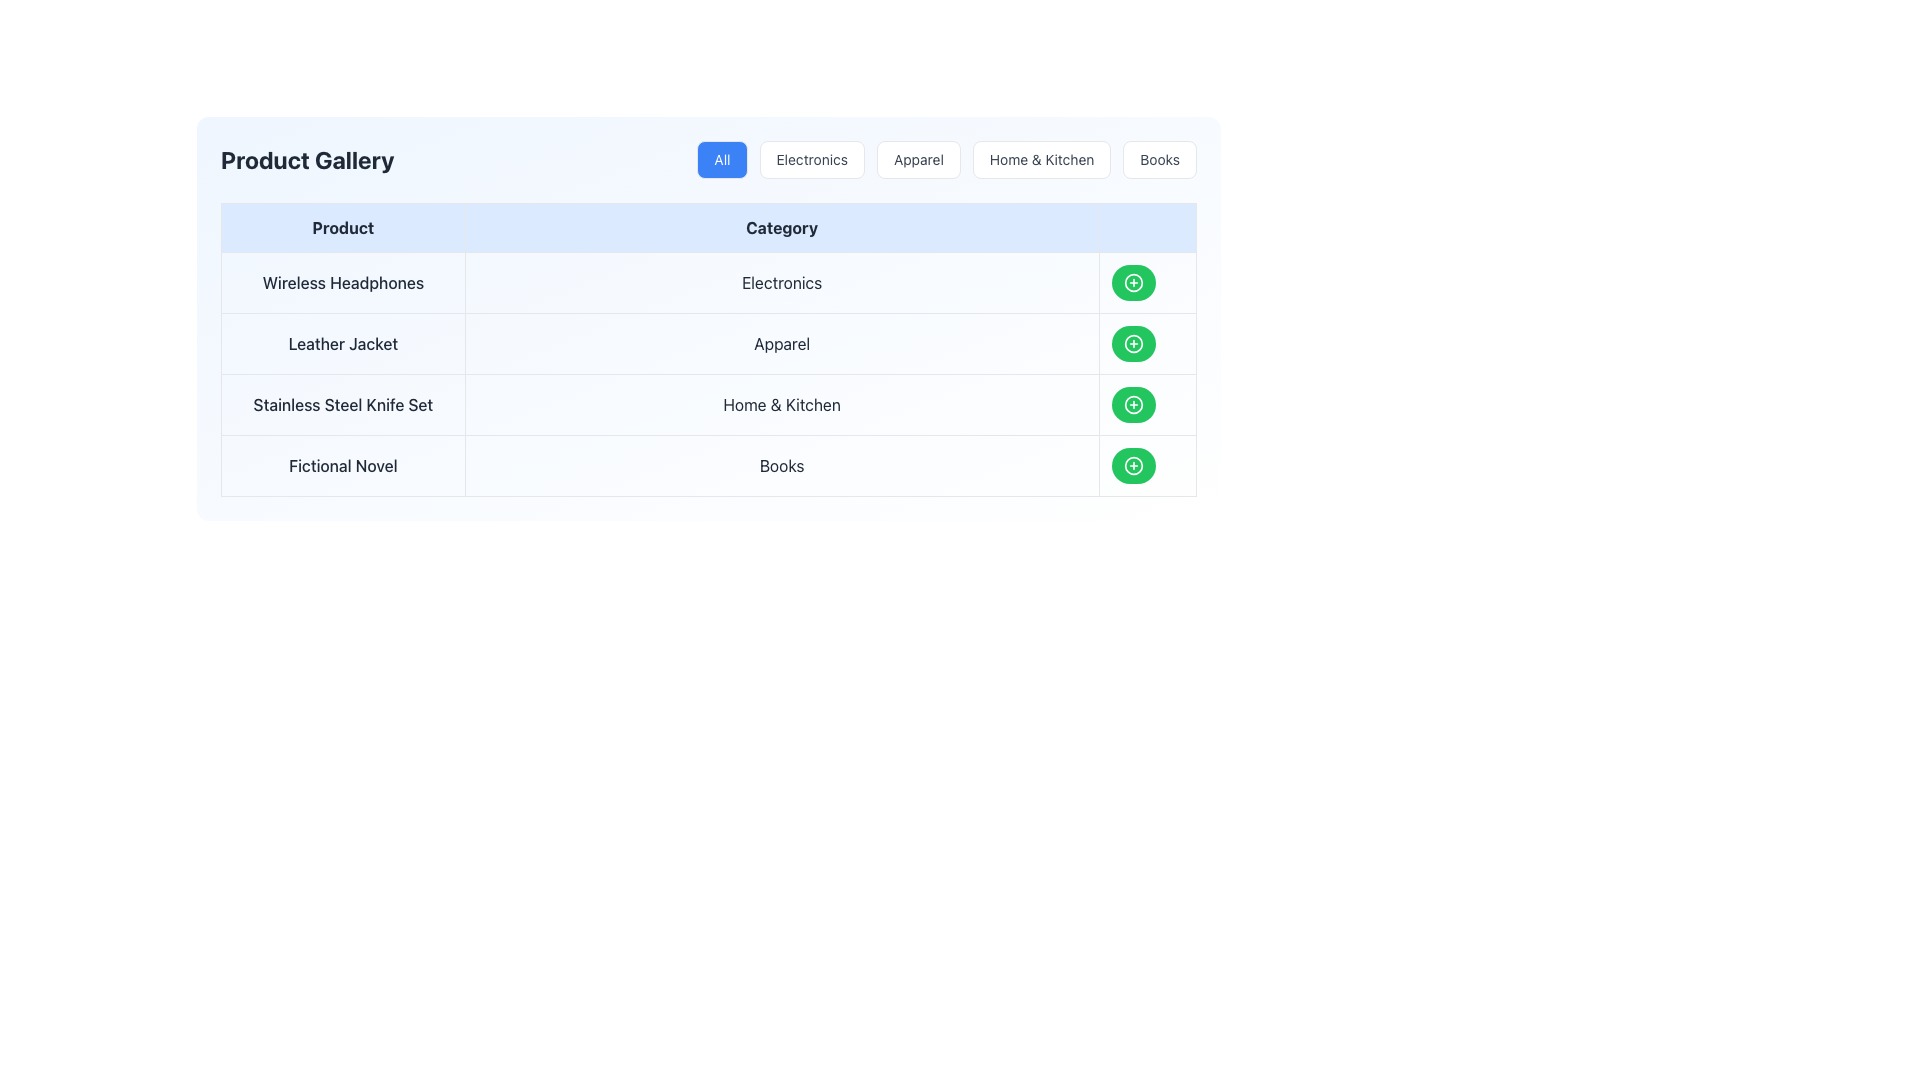 The height and width of the screenshot is (1080, 1920). Describe the element at coordinates (1133, 282) in the screenshot. I see `the circular green button with a white plus symbol located in the 'Electronics' row of the product listing table` at that location.